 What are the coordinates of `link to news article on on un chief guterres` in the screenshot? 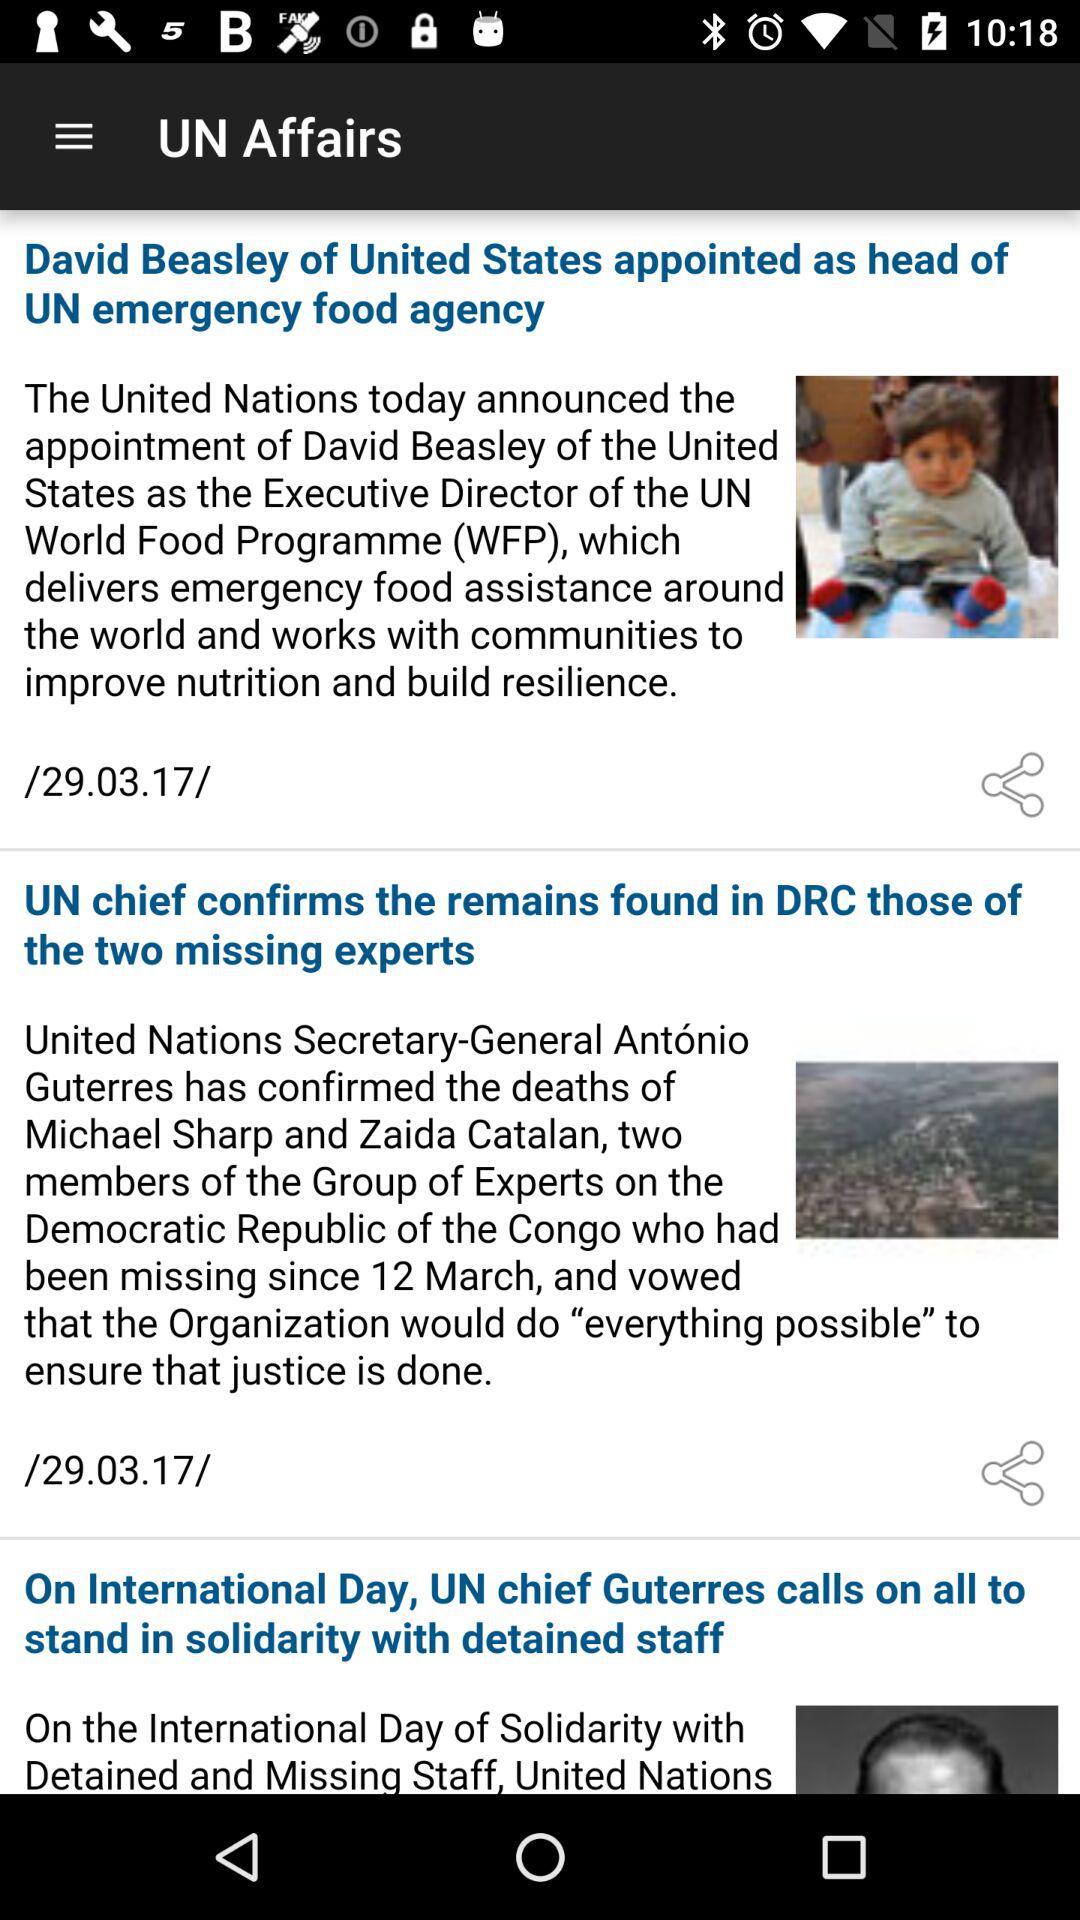 It's located at (540, 1668).